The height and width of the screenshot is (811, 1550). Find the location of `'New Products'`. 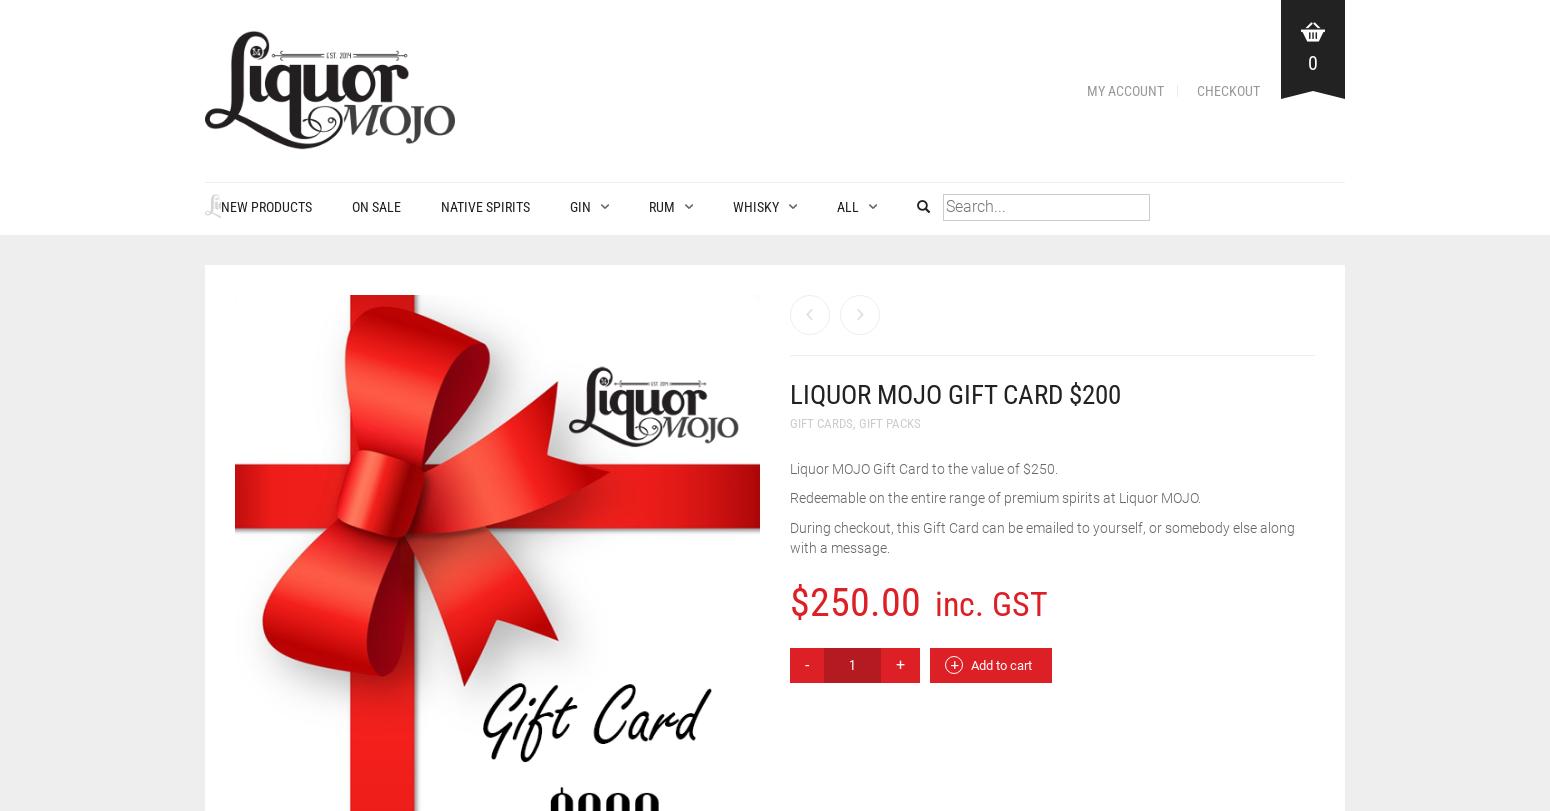

'New Products' is located at coordinates (250, 206).